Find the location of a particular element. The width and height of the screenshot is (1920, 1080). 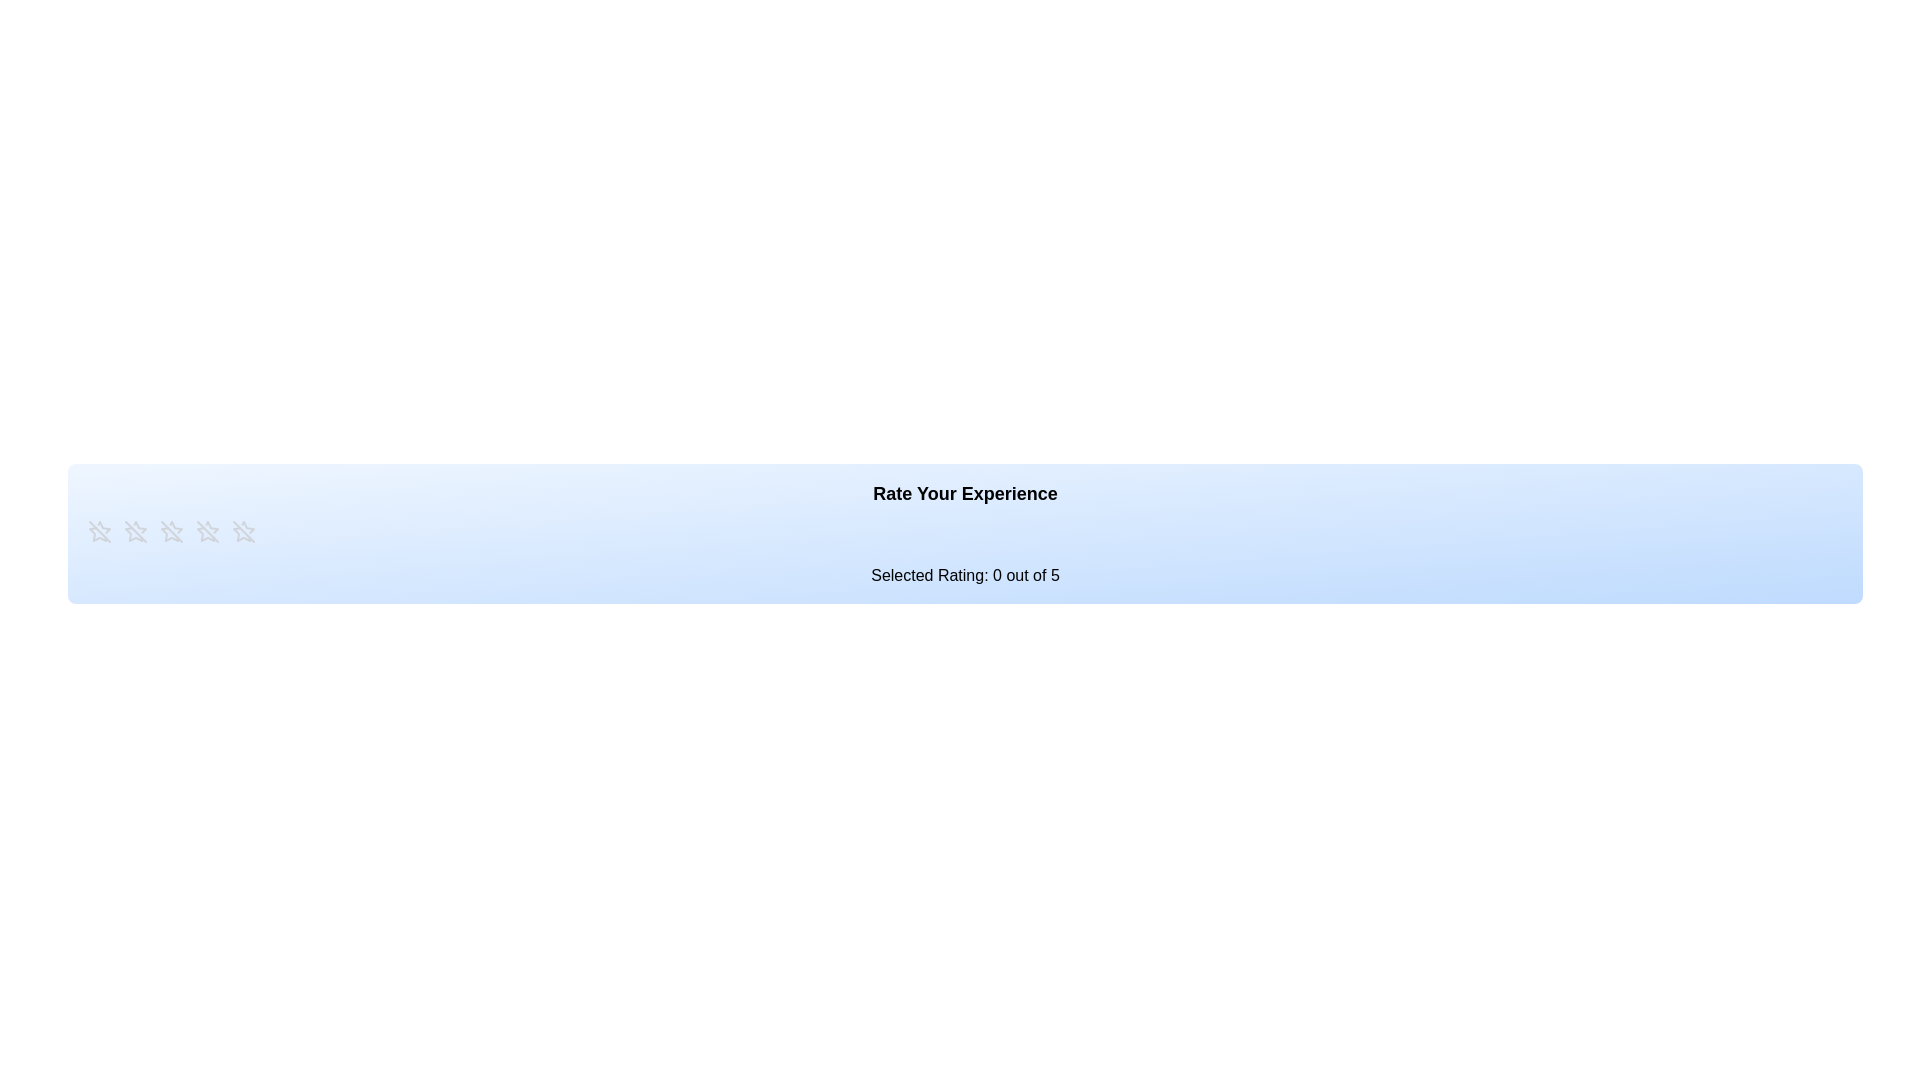

the star corresponding to 5 stars to preview the rating is located at coordinates (243, 531).